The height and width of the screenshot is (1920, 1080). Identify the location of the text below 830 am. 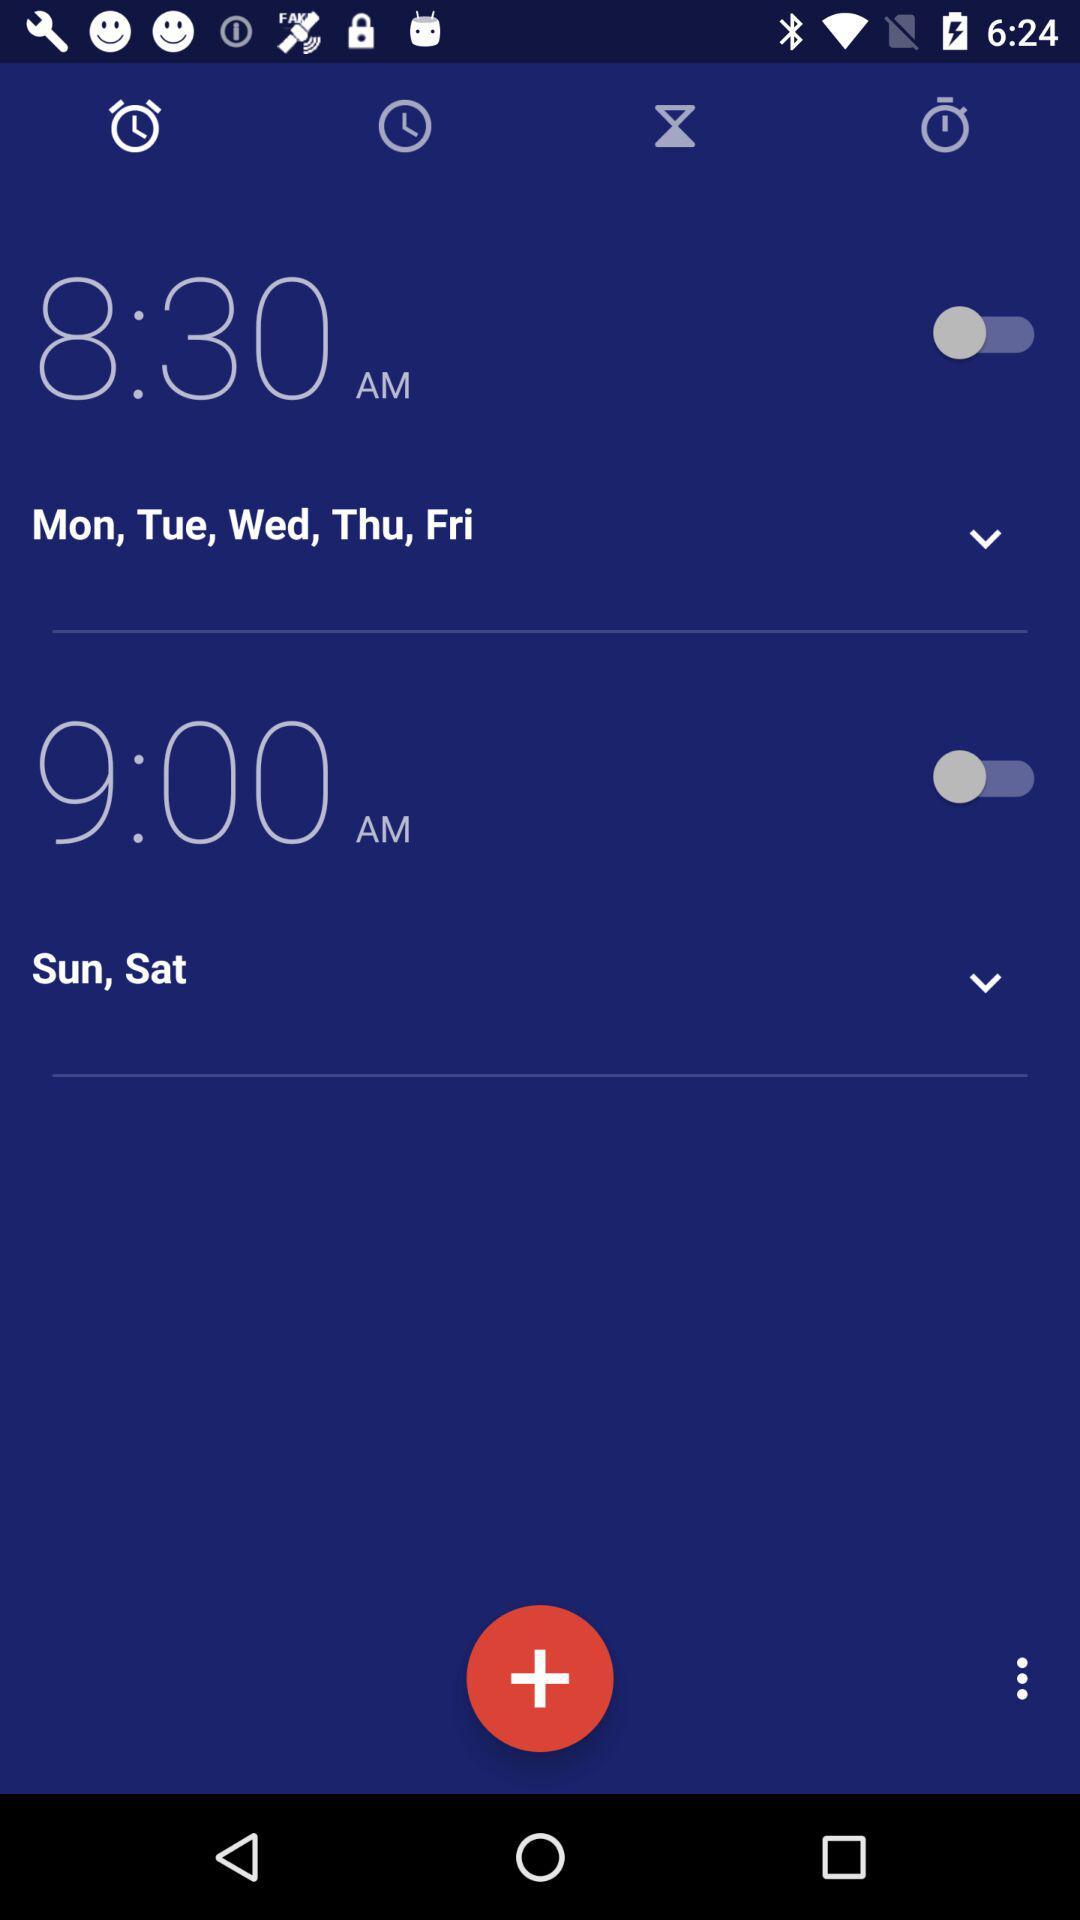
(252, 522).